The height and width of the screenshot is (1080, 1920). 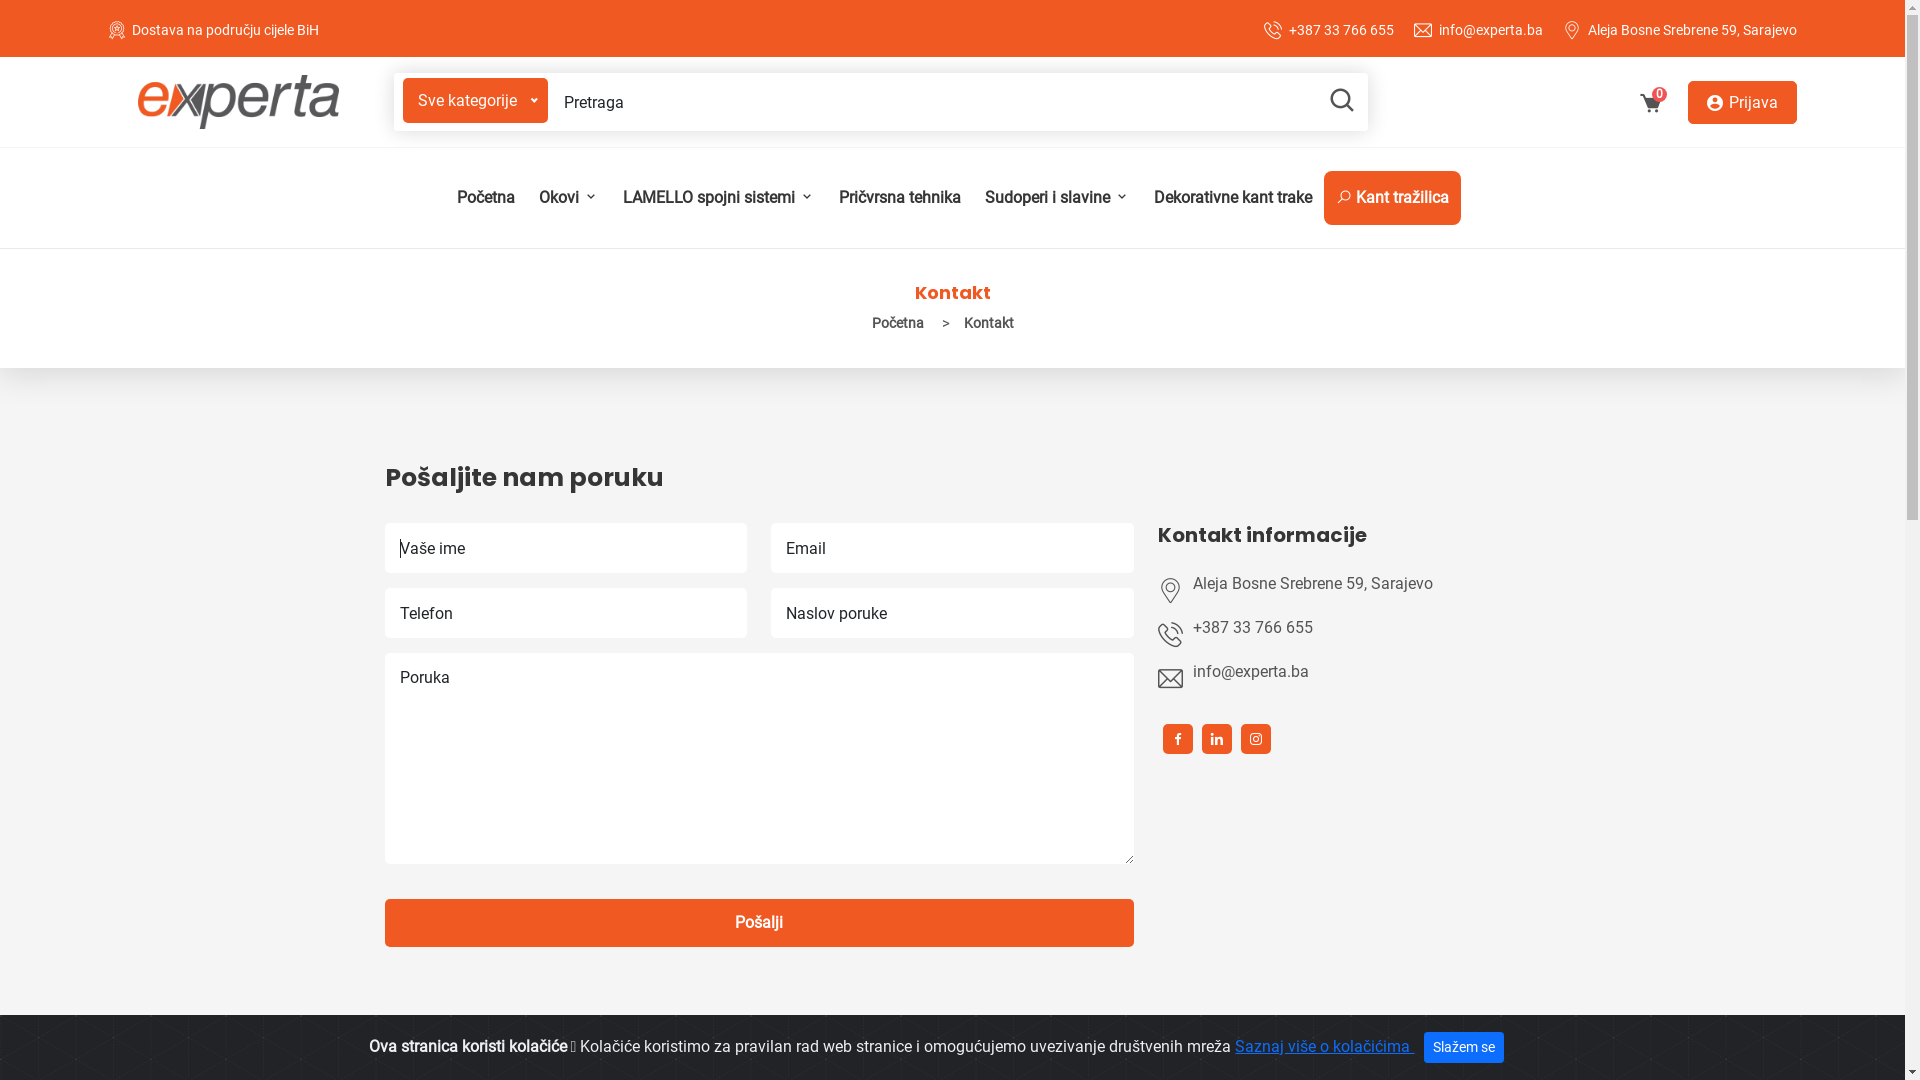 What do you see at coordinates (718, 197) in the screenshot?
I see `'LAMELLO spojni sistemi'` at bounding box center [718, 197].